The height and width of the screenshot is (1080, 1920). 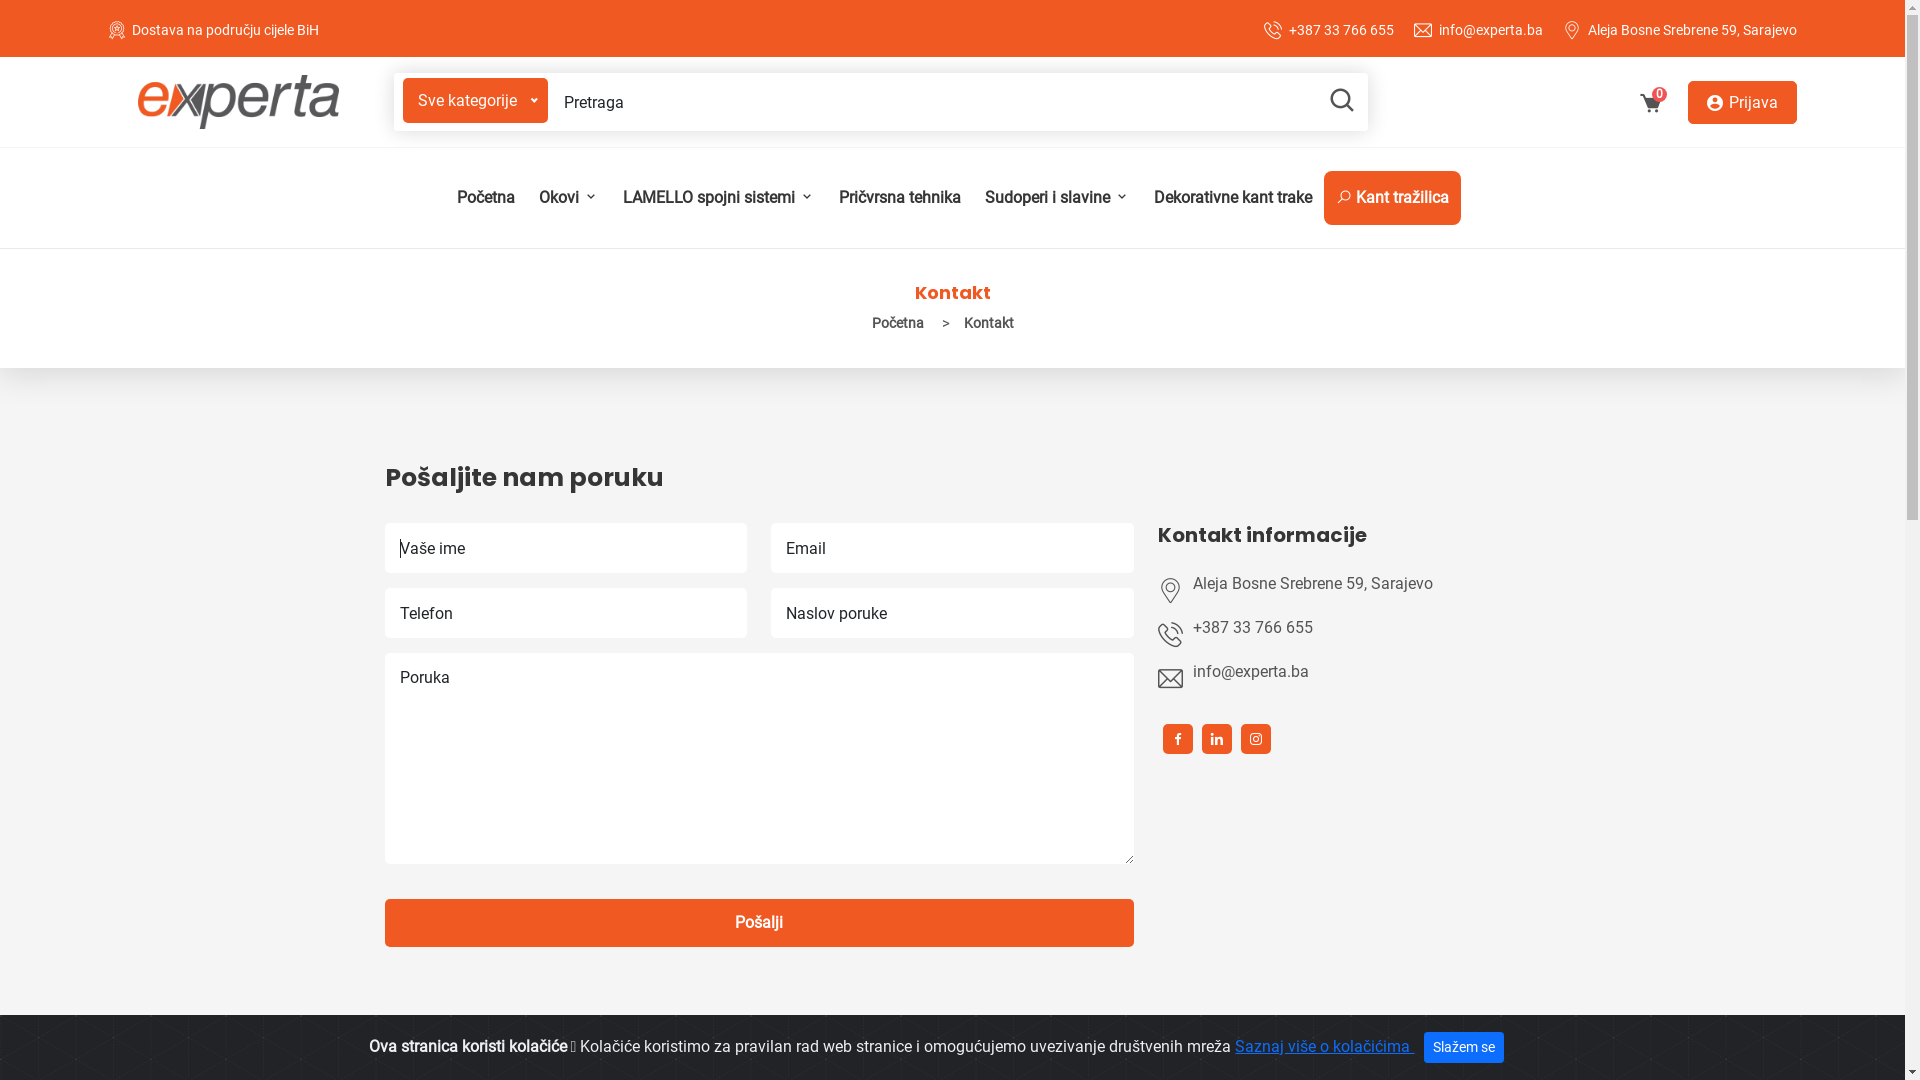 What do you see at coordinates (718, 197) in the screenshot?
I see `'LAMELLO spojni sistemi'` at bounding box center [718, 197].